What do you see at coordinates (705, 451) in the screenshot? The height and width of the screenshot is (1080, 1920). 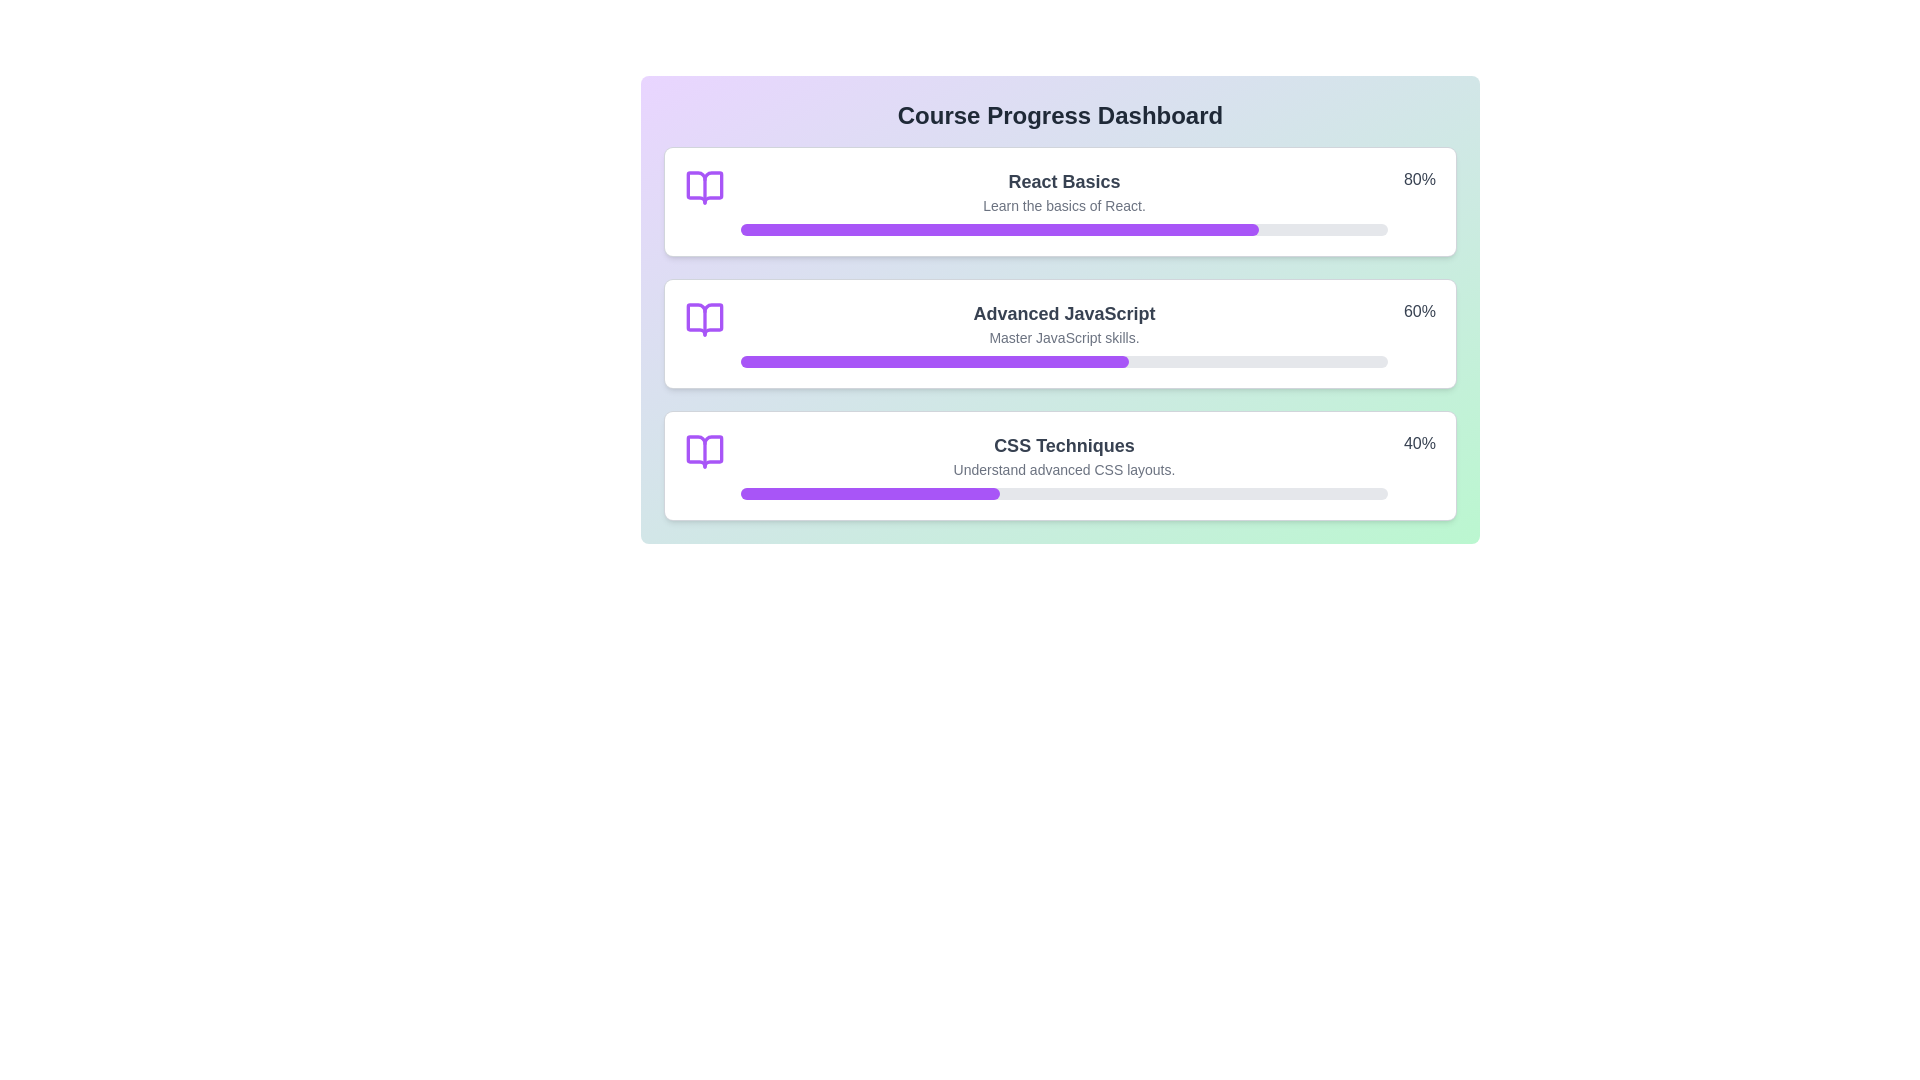 I see `the open book icon with a purple outline located in the 'CSS Techniques' course card on the Course Progress Dashboard` at bounding box center [705, 451].